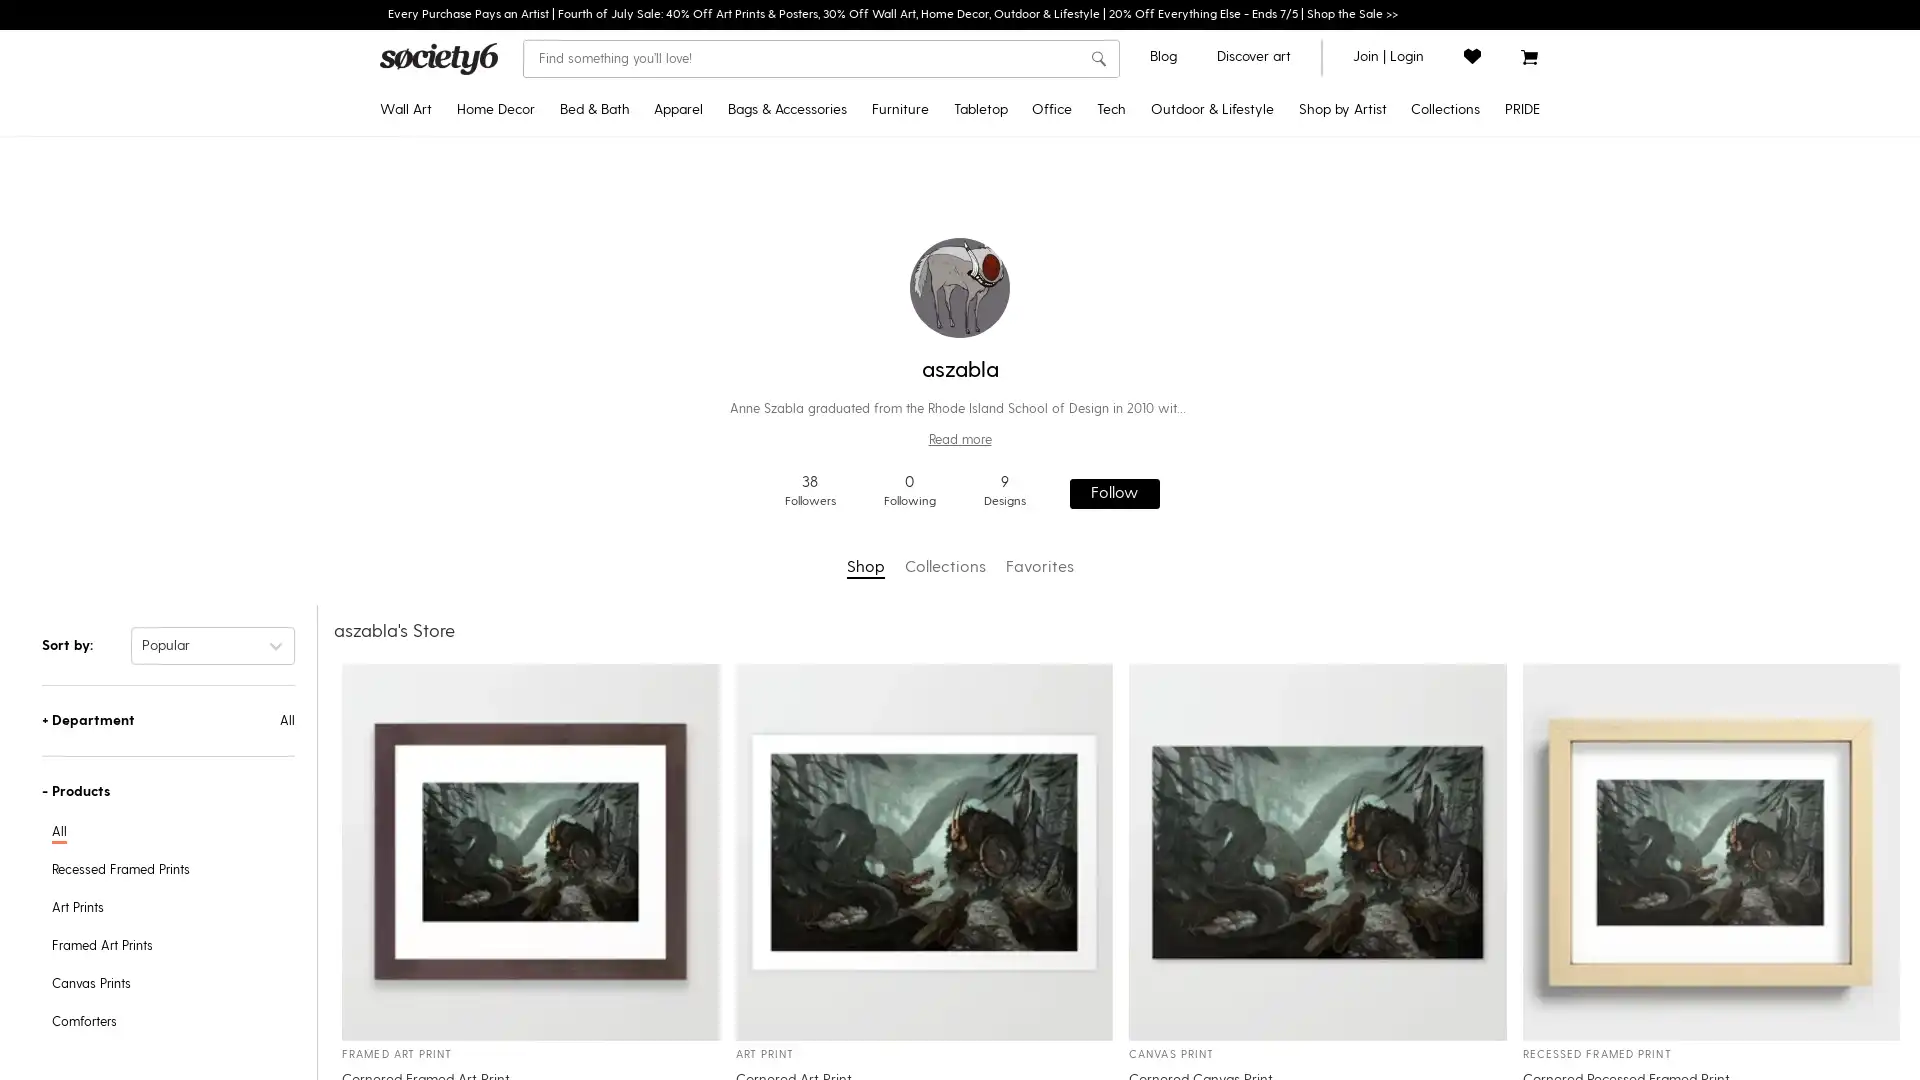 Image resolution: width=1920 pixels, height=1080 pixels. Describe the element at coordinates (1101, 160) in the screenshot. I see `Desk MatsNEW` at that location.